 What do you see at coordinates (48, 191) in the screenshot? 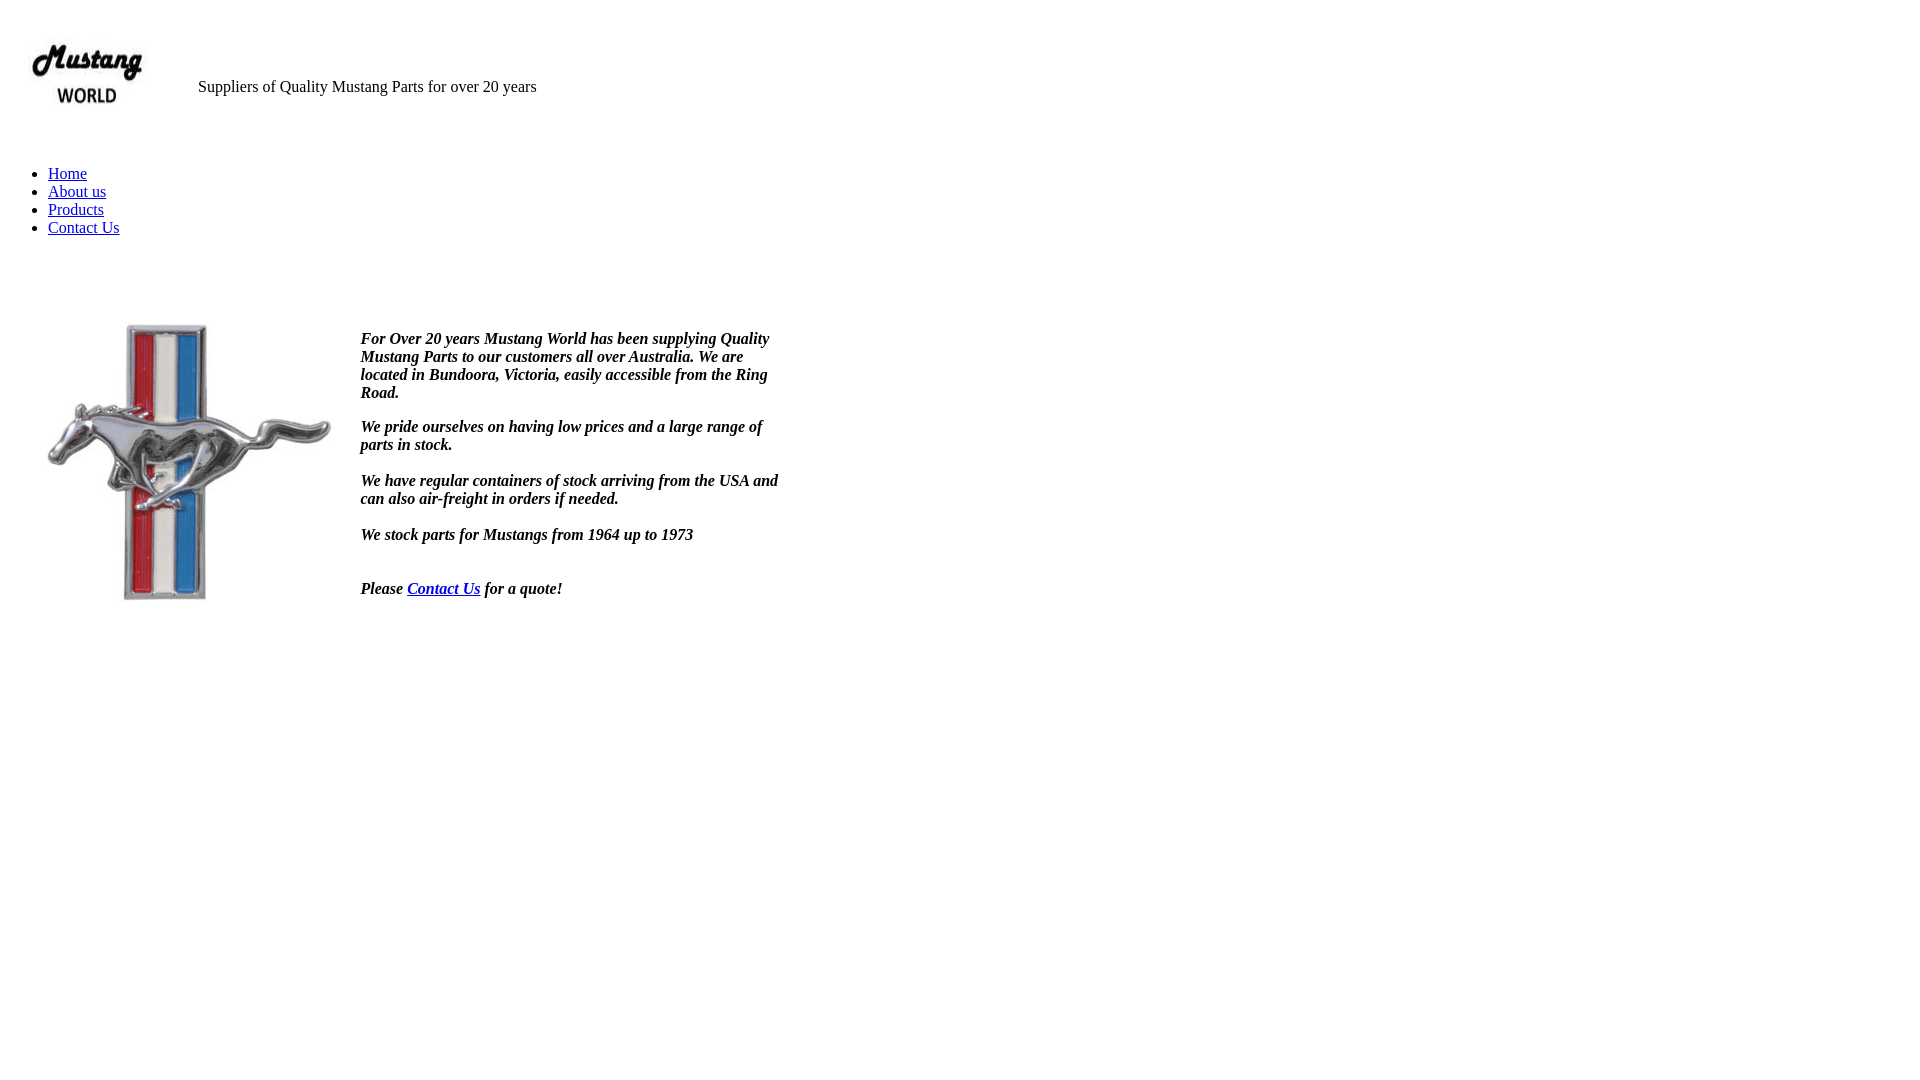
I see `'About us'` at bounding box center [48, 191].